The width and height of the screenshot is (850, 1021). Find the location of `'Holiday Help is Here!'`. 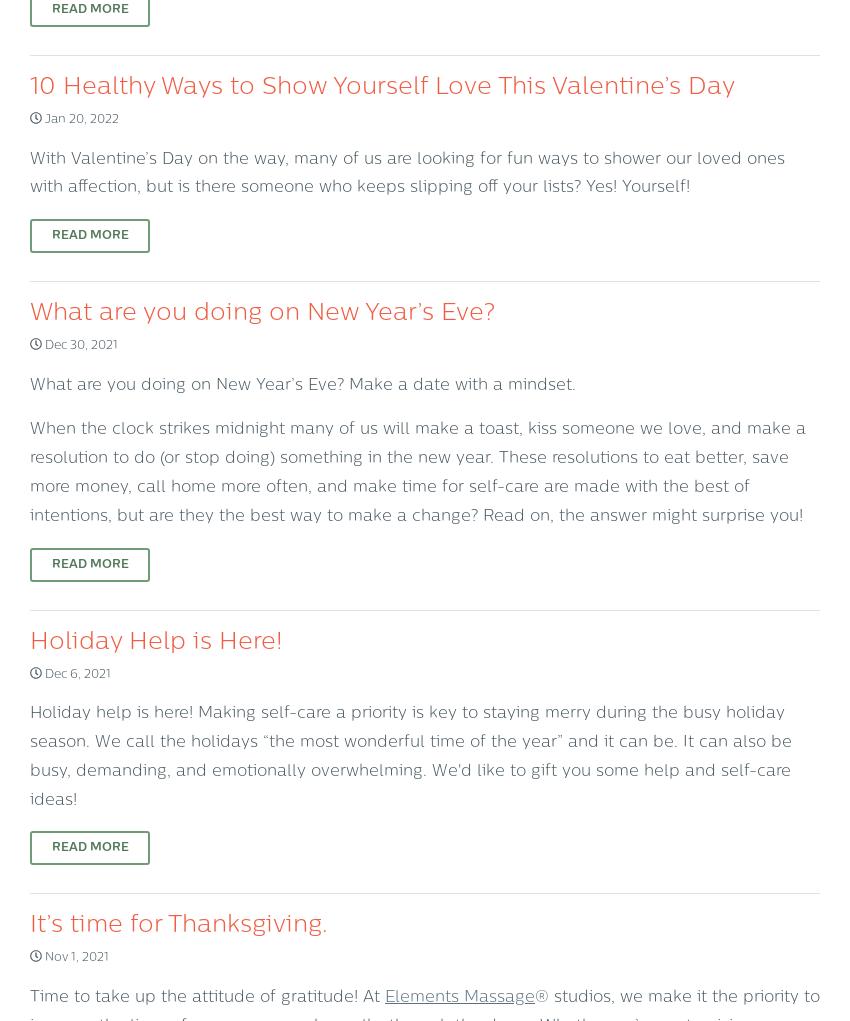

'Holiday Help is Here!' is located at coordinates (156, 641).